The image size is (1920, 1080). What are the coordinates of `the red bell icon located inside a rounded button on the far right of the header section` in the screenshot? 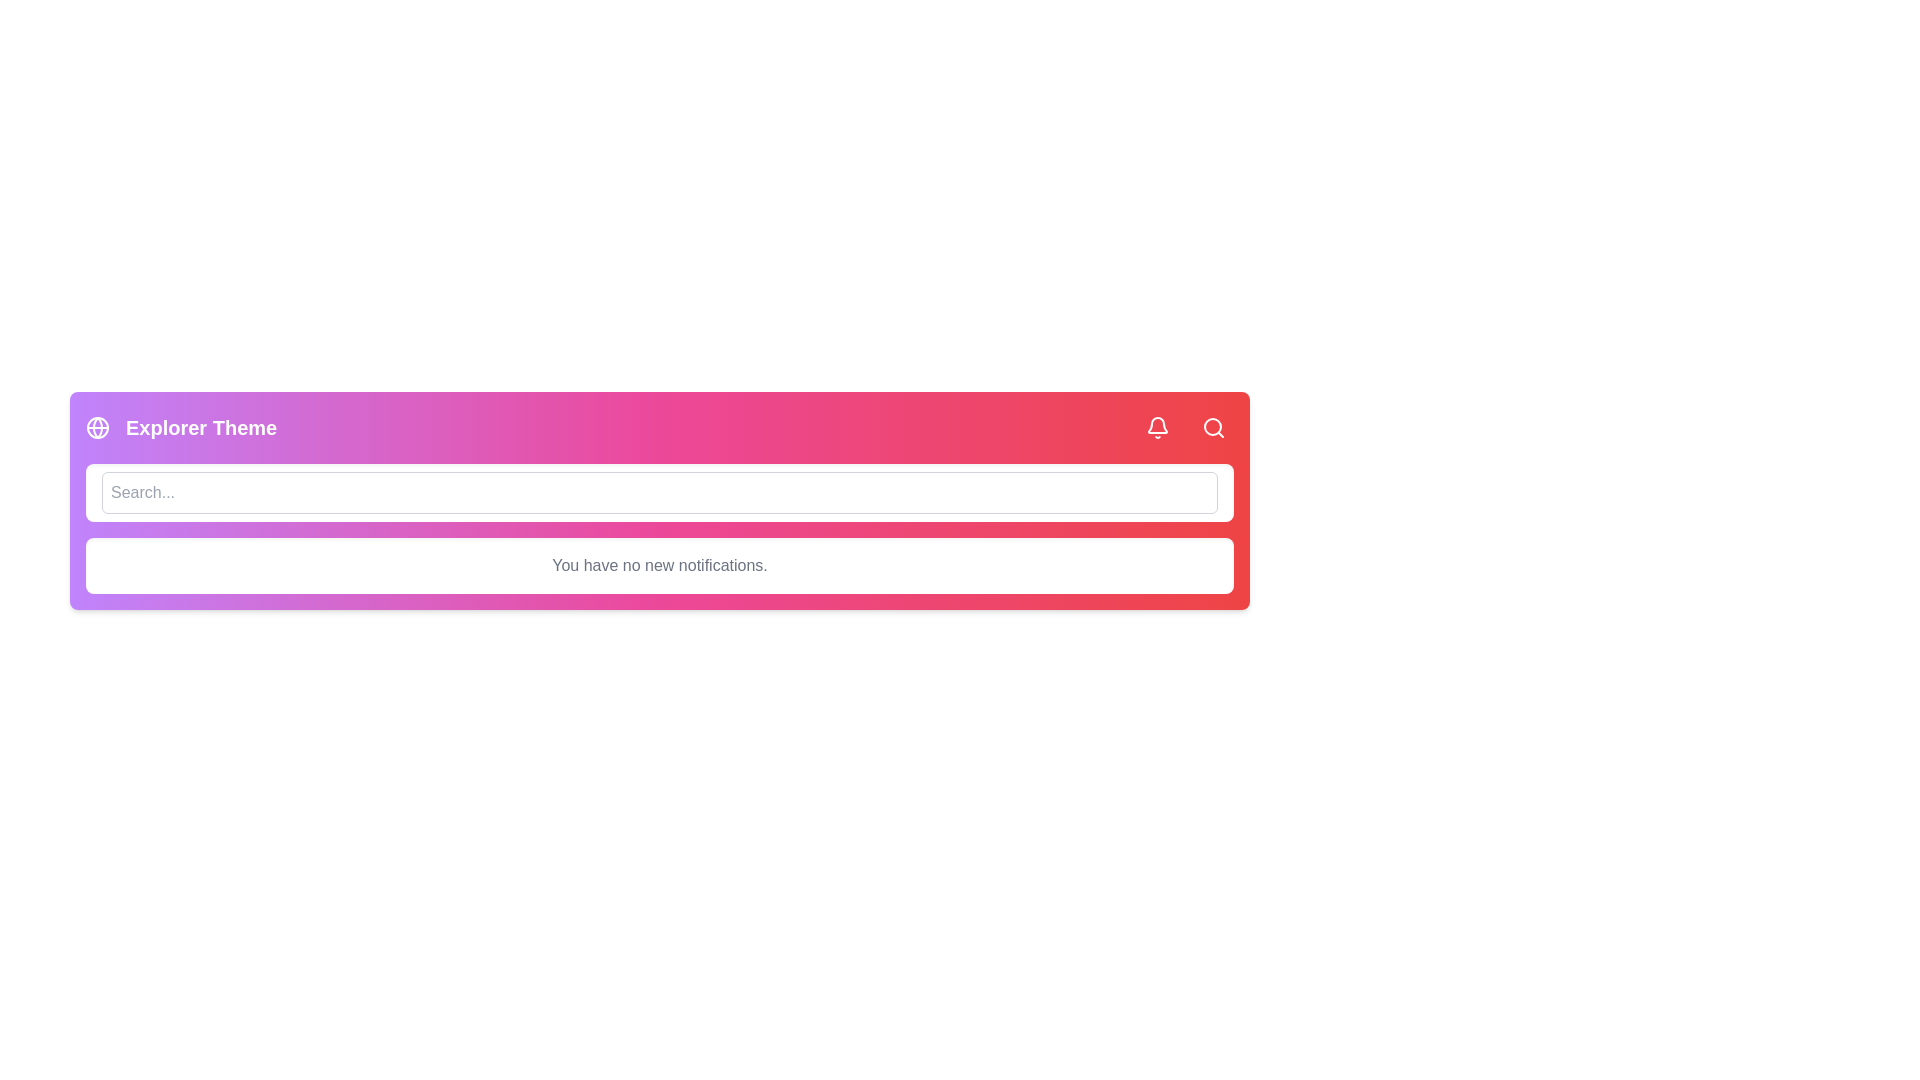 It's located at (1157, 427).